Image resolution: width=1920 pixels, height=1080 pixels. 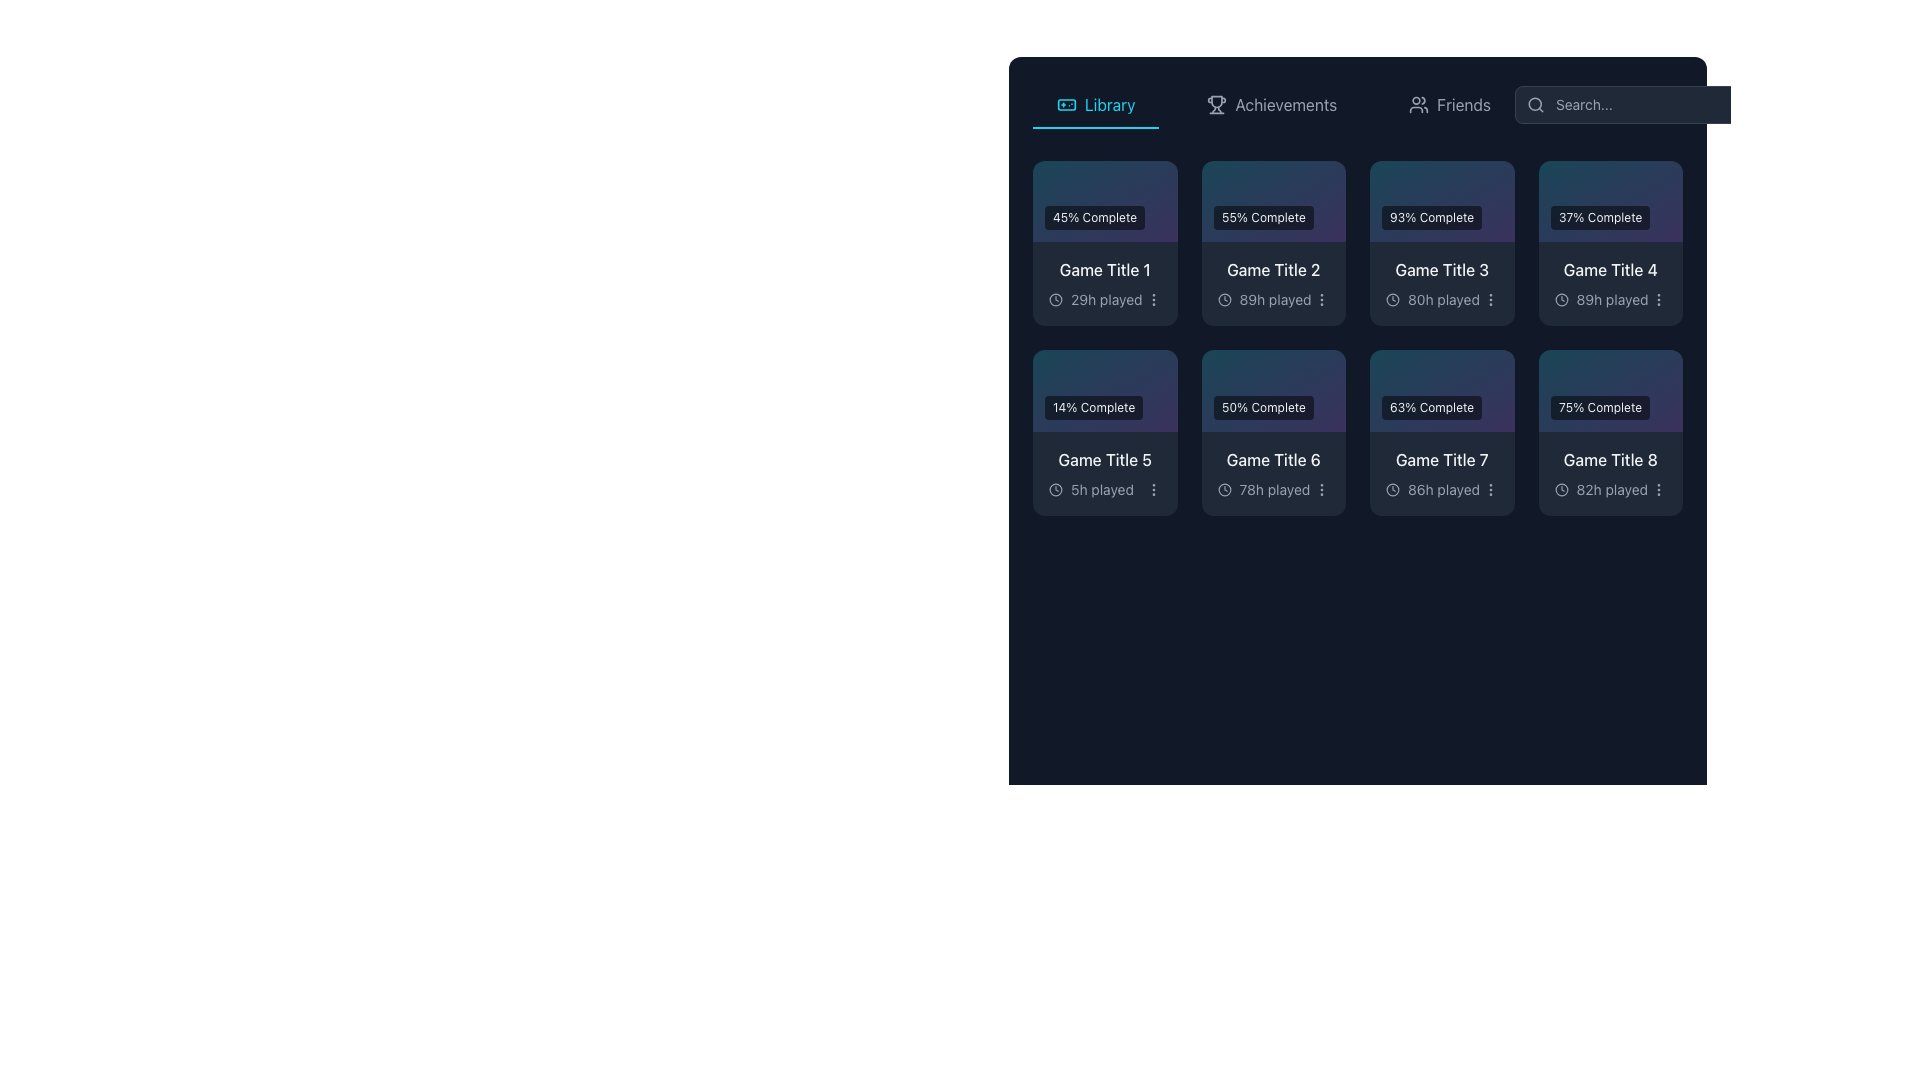 I want to click on the Text label that informs the user about the duration the game has been played, located below the title text within the 'Game Title 3' card, which is distinguished by its header '93% Complete', so click(x=1431, y=300).